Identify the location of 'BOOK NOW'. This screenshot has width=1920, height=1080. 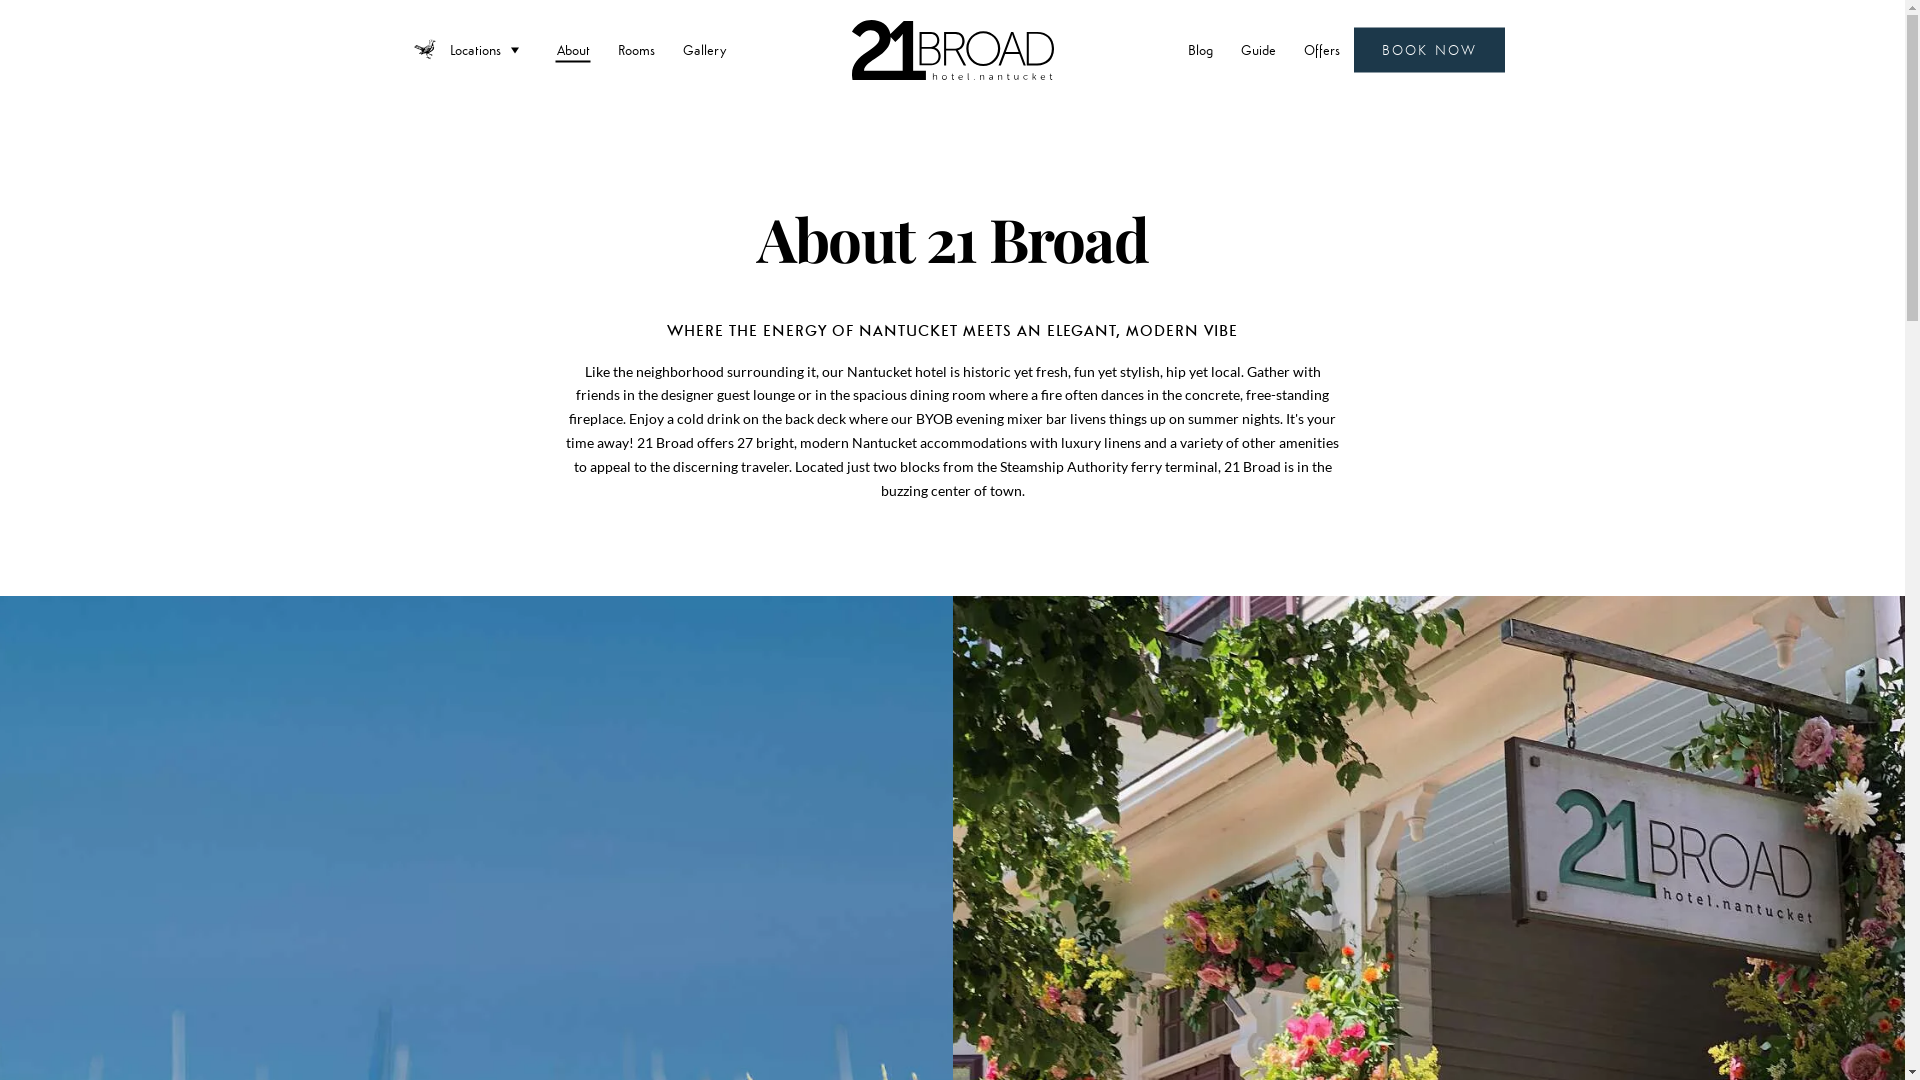
(1428, 49).